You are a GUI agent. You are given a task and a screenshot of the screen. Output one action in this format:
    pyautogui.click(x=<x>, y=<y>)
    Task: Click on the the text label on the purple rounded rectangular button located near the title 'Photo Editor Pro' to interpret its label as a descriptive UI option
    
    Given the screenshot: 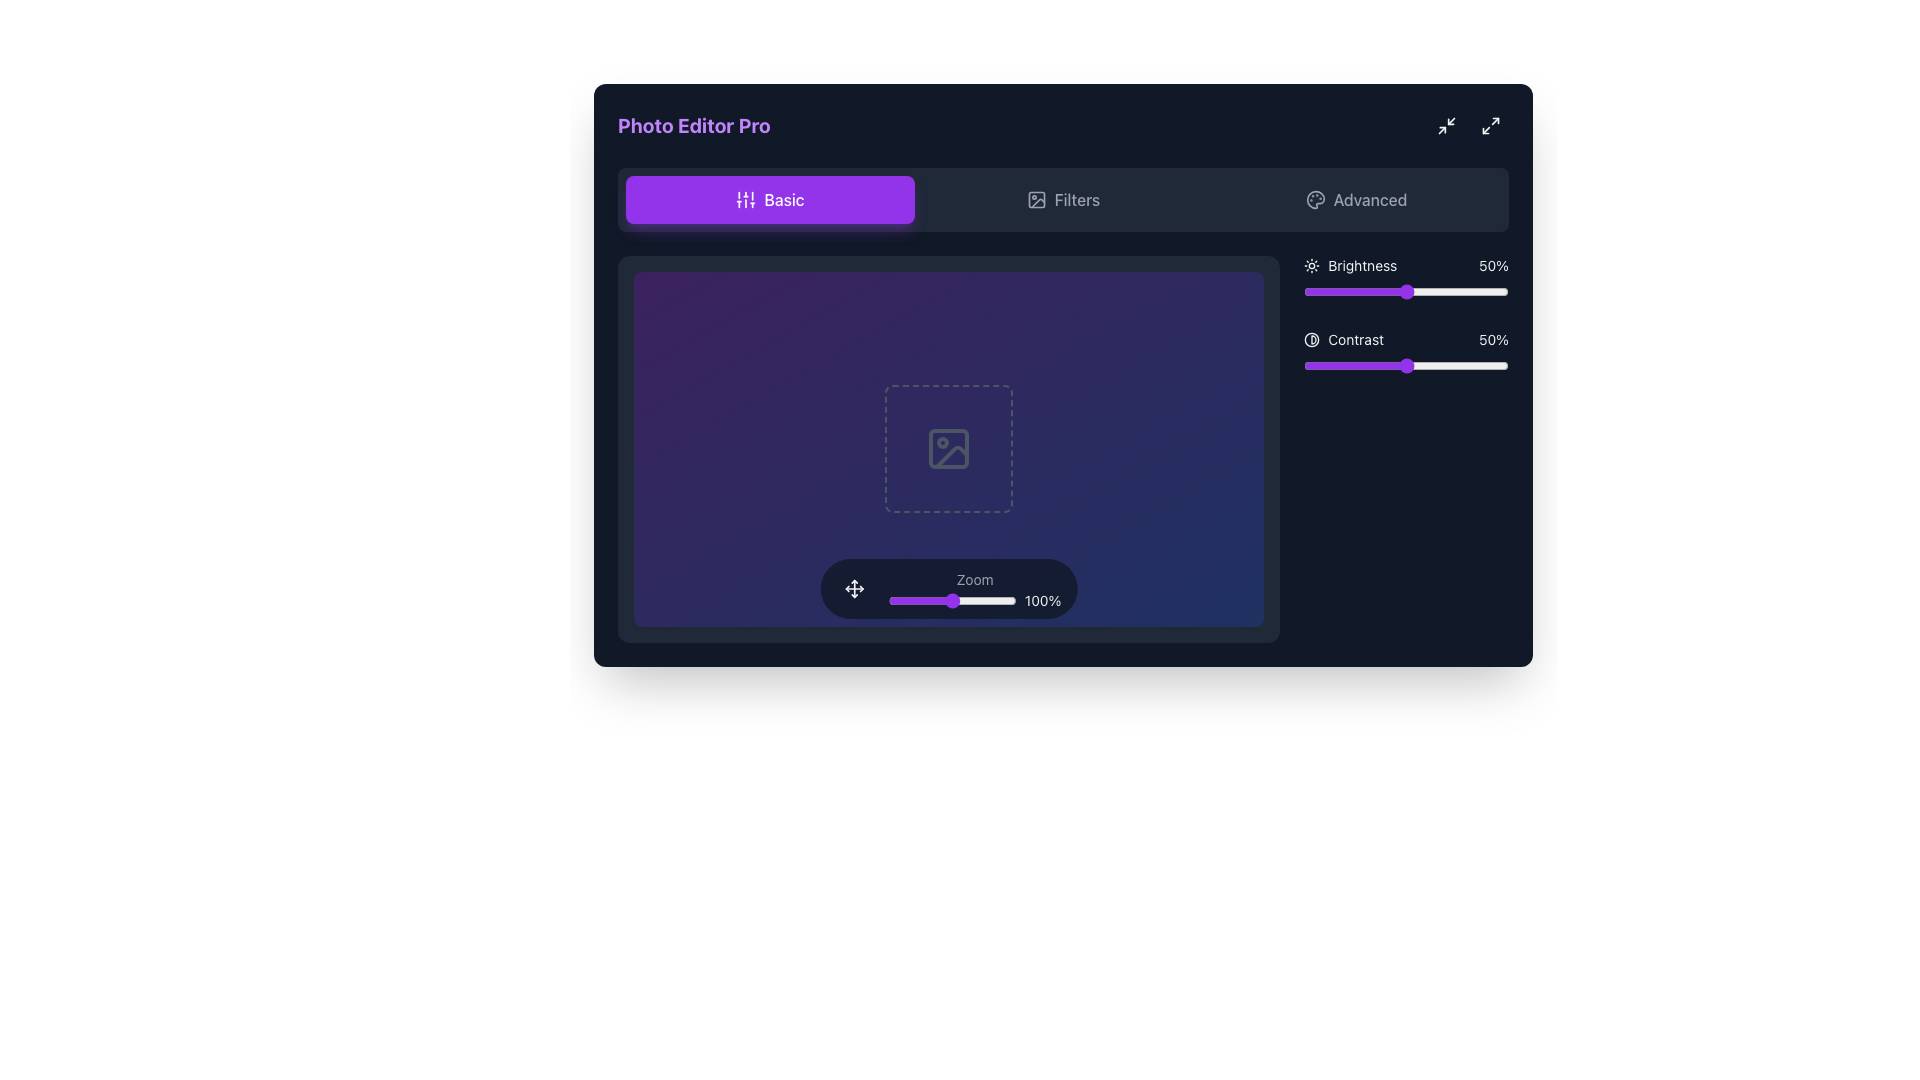 What is the action you would take?
    pyautogui.click(x=783, y=200)
    